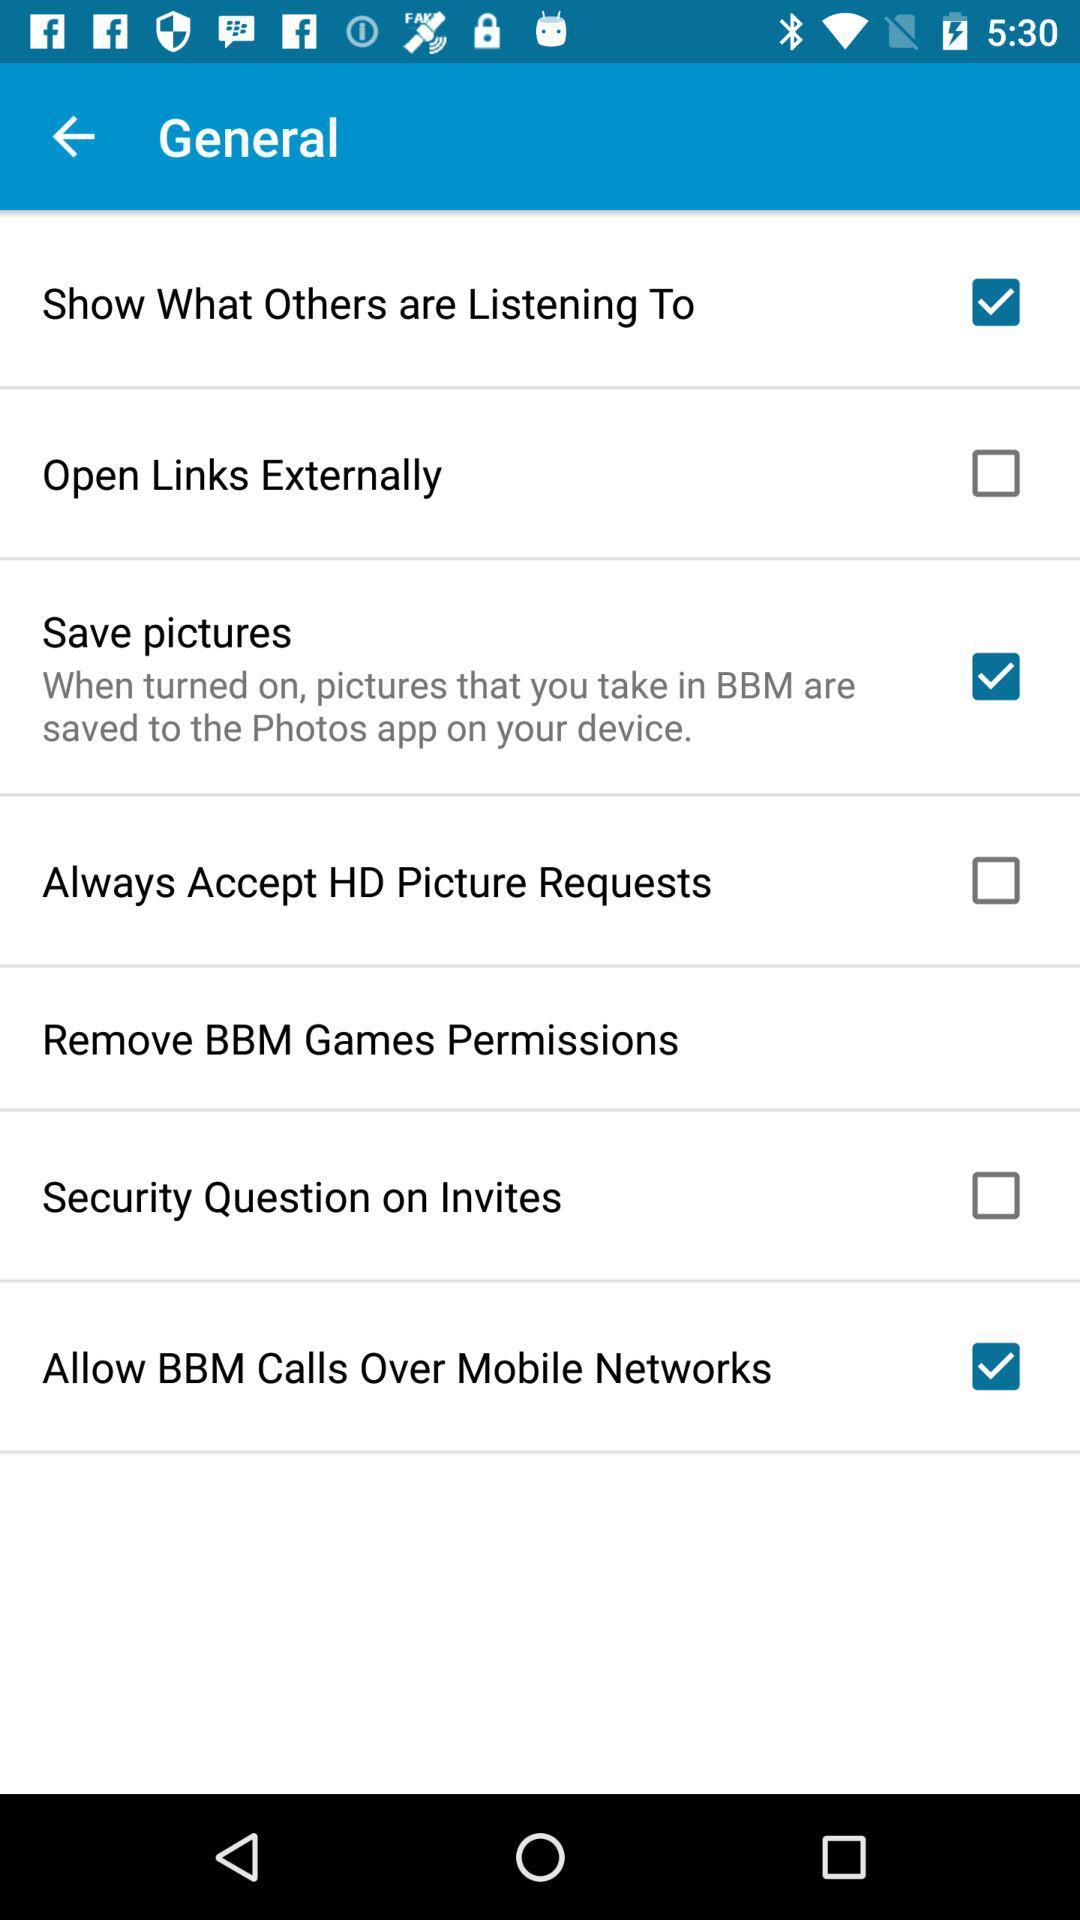 This screenshot has height=1920, width=1080. I want to click on the app next to general, so click(72, 135).